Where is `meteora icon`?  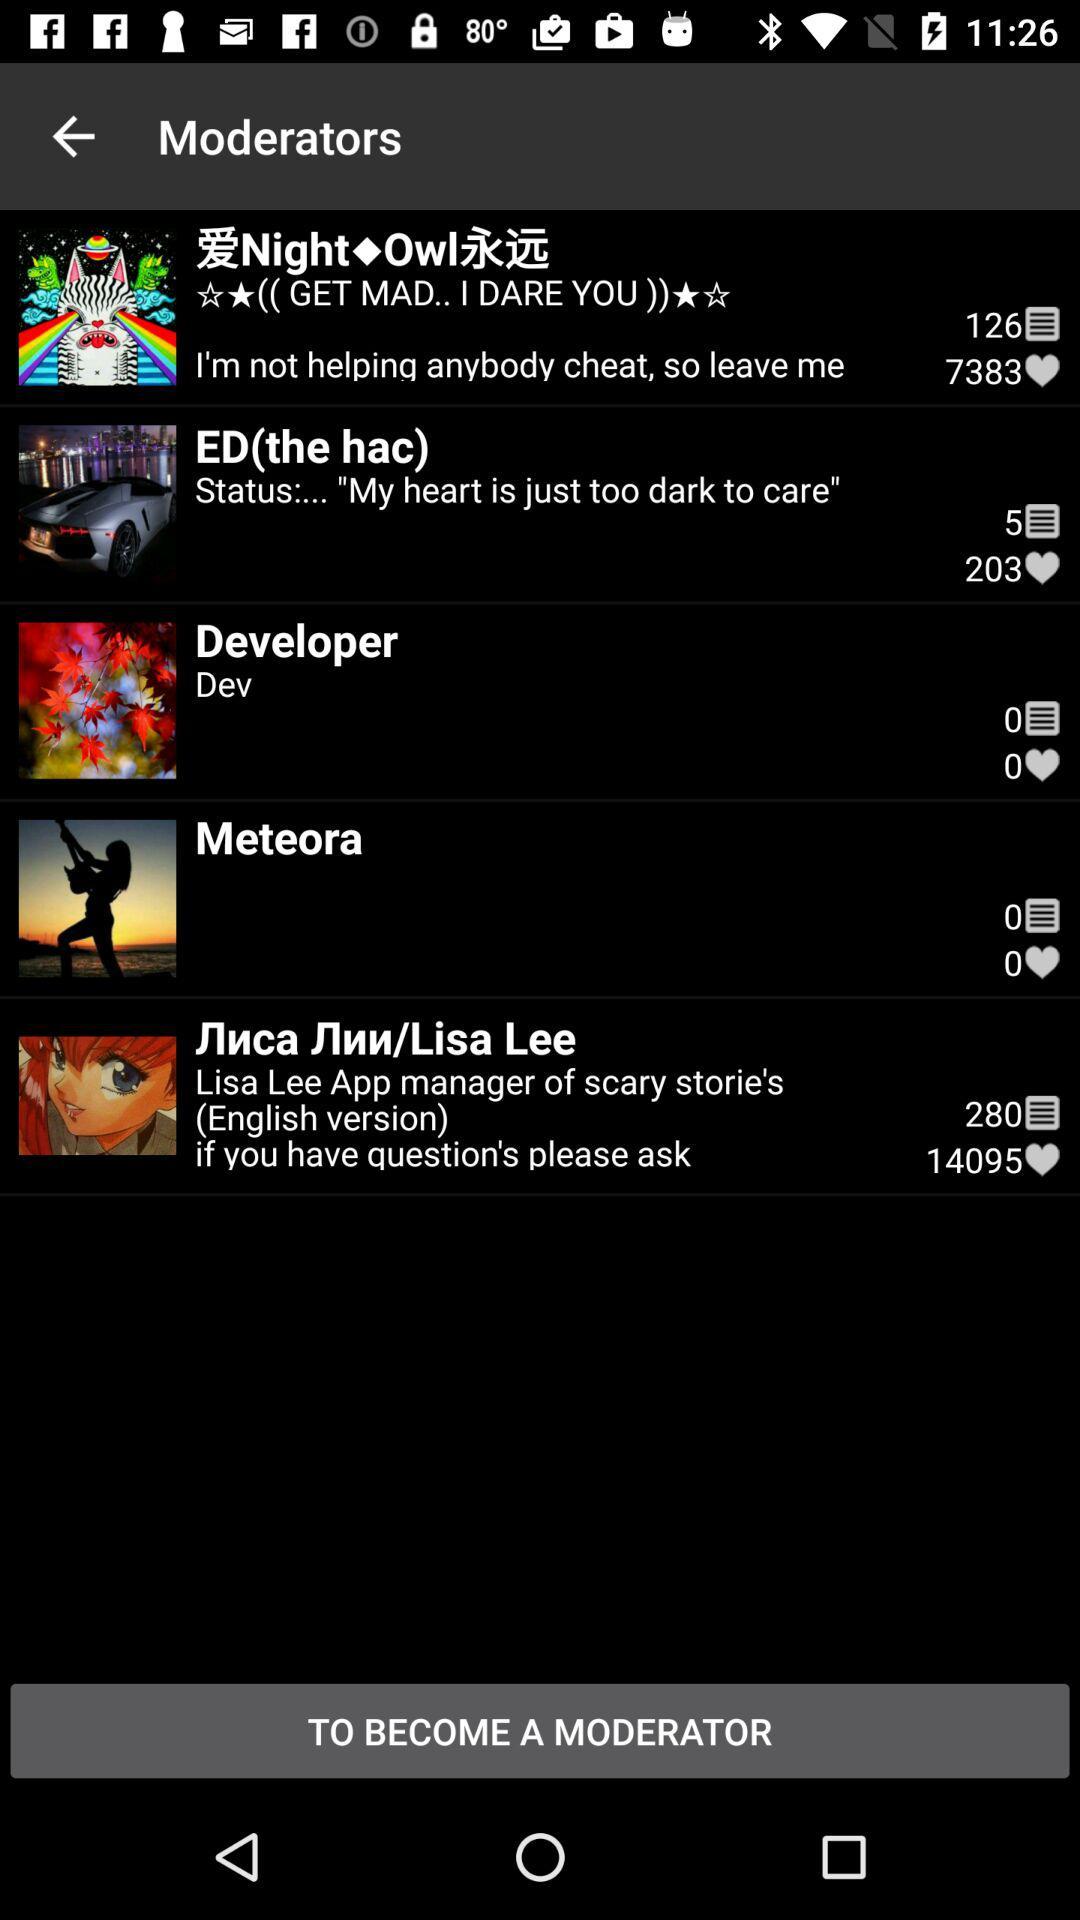
meteora icon is located at coordinates (580, 836).